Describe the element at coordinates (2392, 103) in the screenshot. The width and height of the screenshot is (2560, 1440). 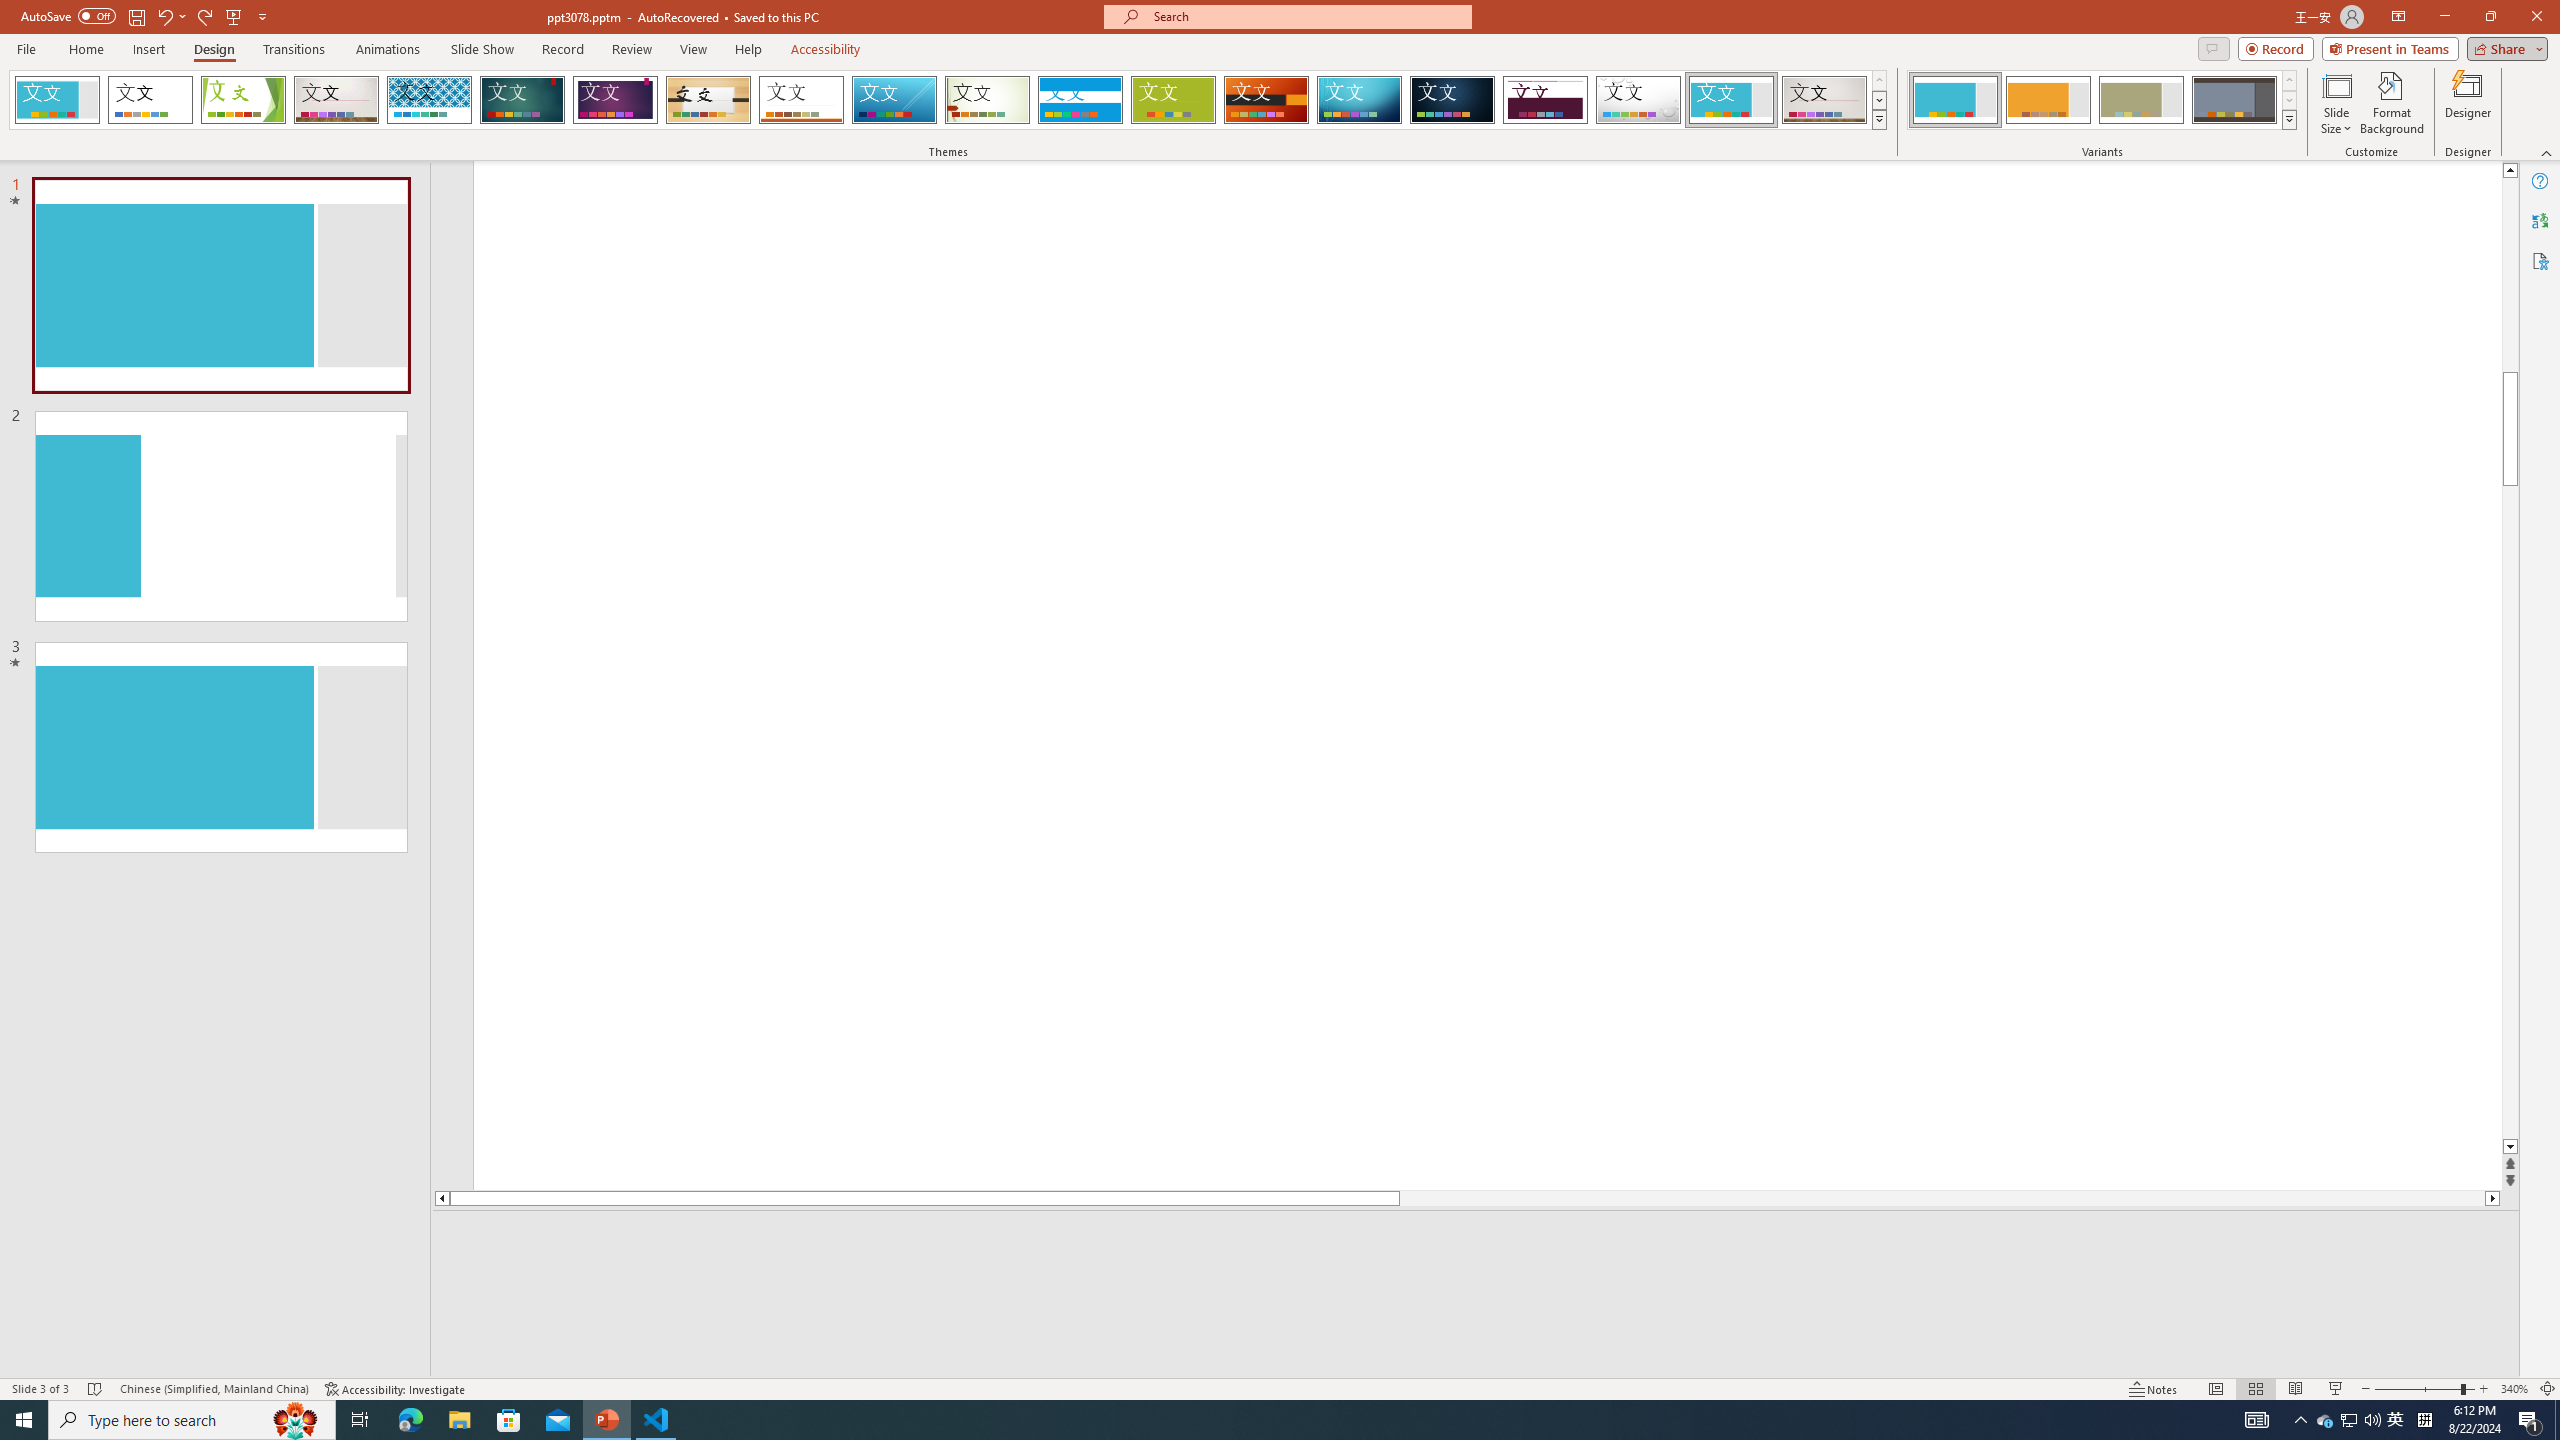
I see `'Format Background'` at that location.